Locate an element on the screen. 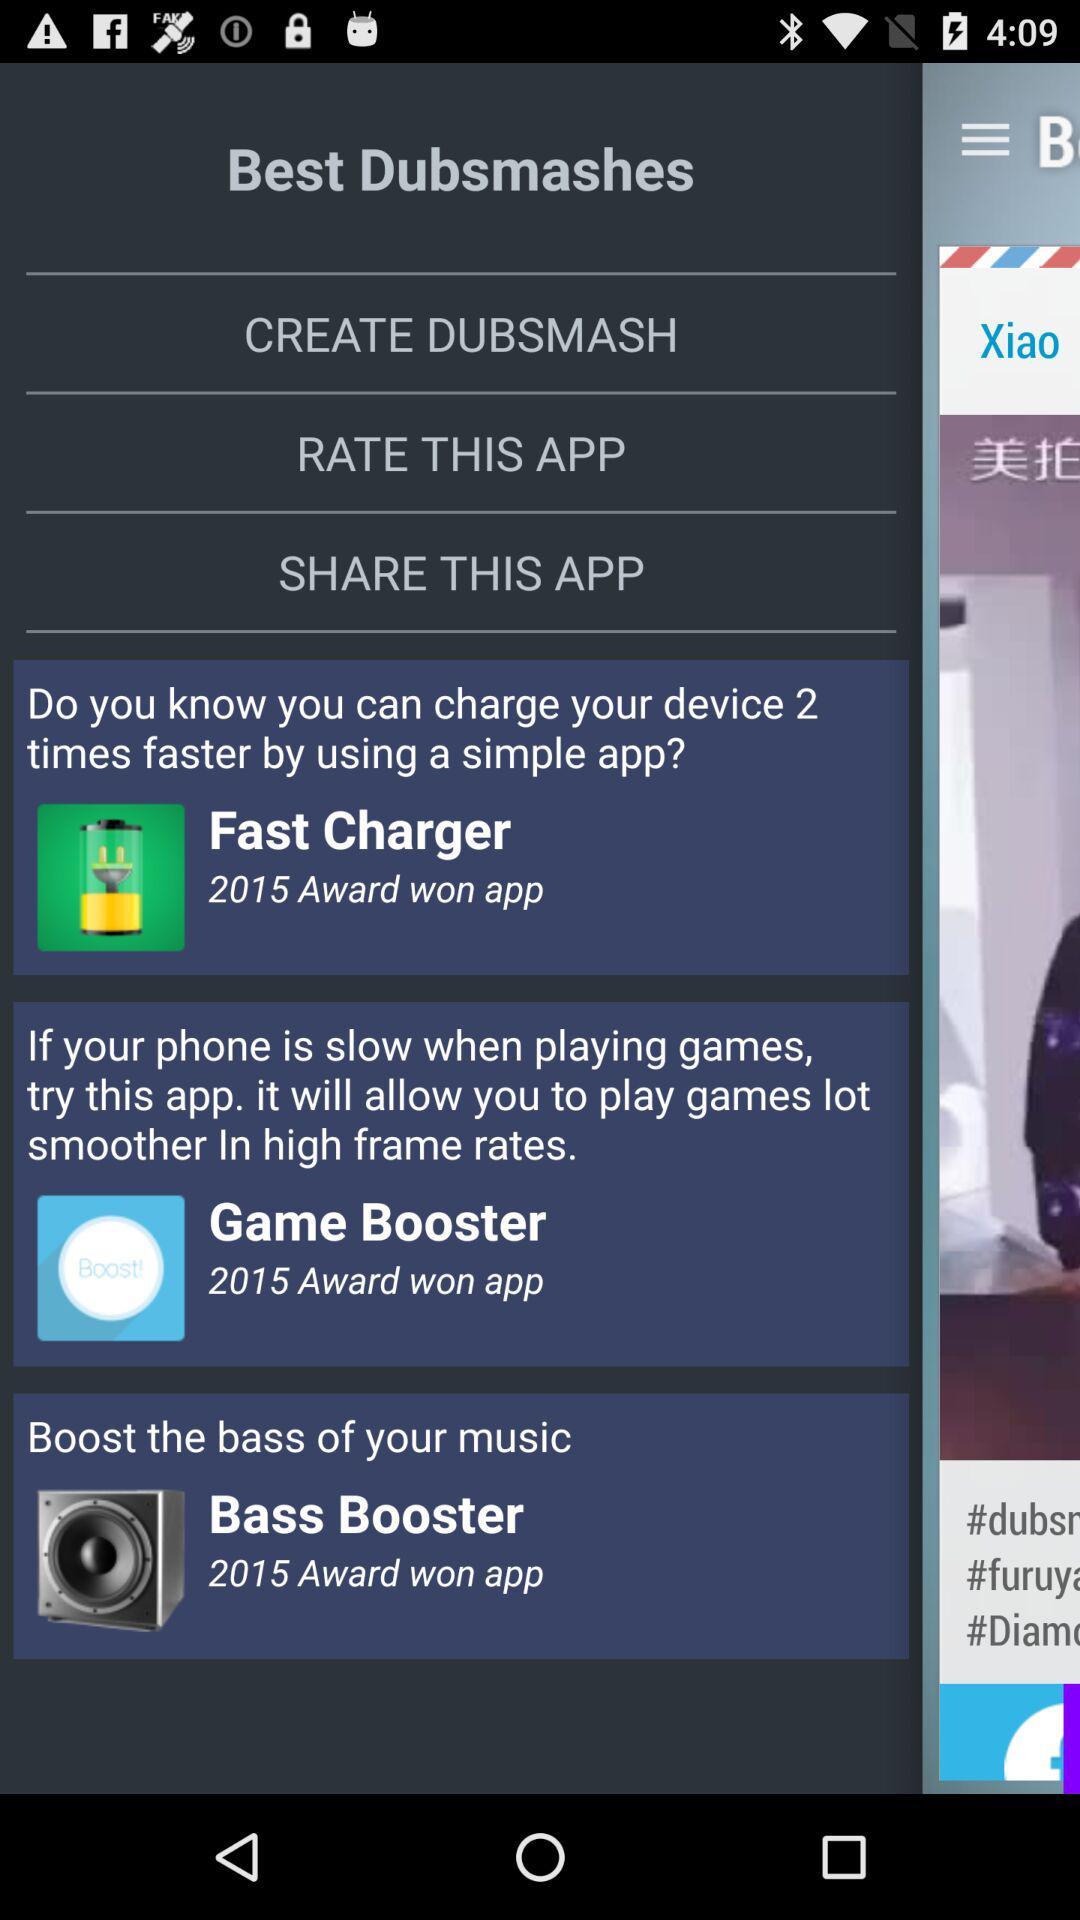 This screenshot has width=1080, height=1920. xiao app is located at coordinates (1009, 339).